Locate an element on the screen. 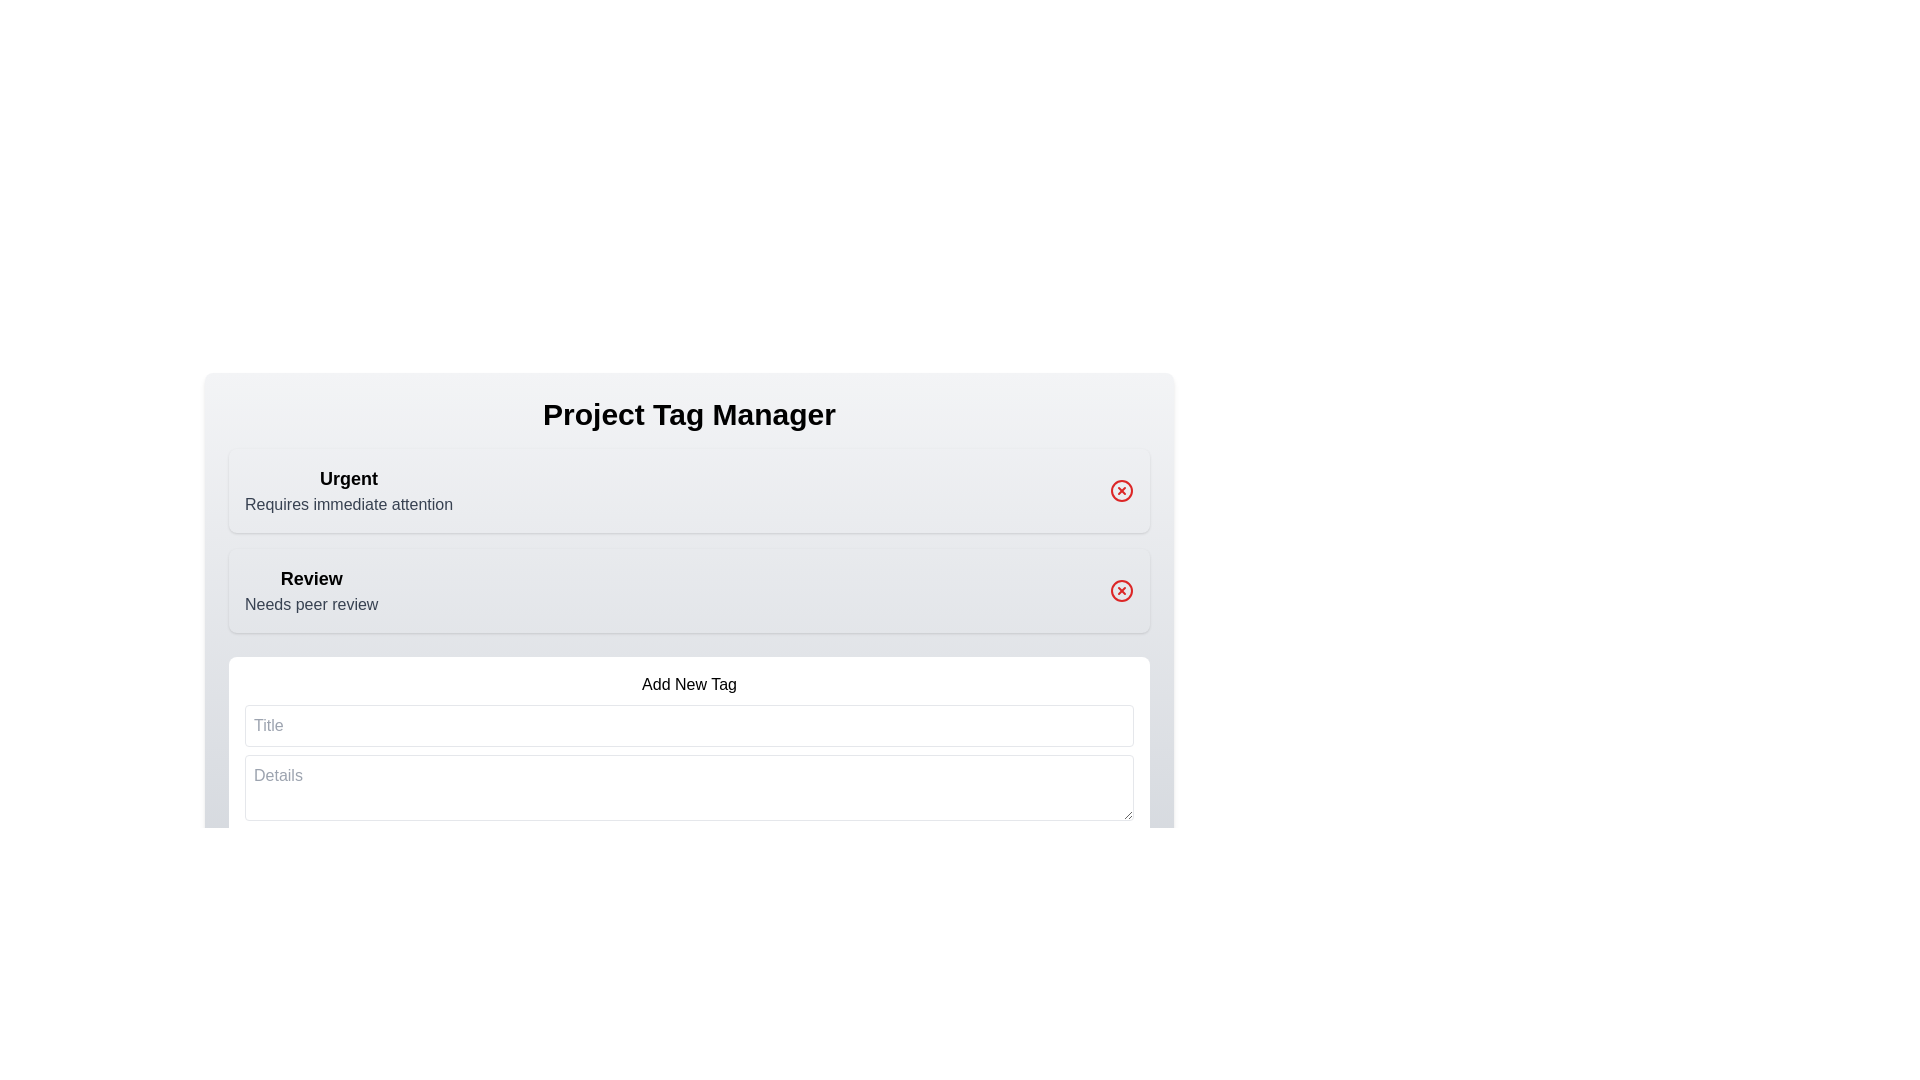 Image resolution: width=1920 pixels, height=1080 pixels. text label indicating the status 'Needs peer review', which emphasizes the bolded 'Review' label, located in the second section of larger rectangular cards with a blue background is located at coordinates (310, 589).